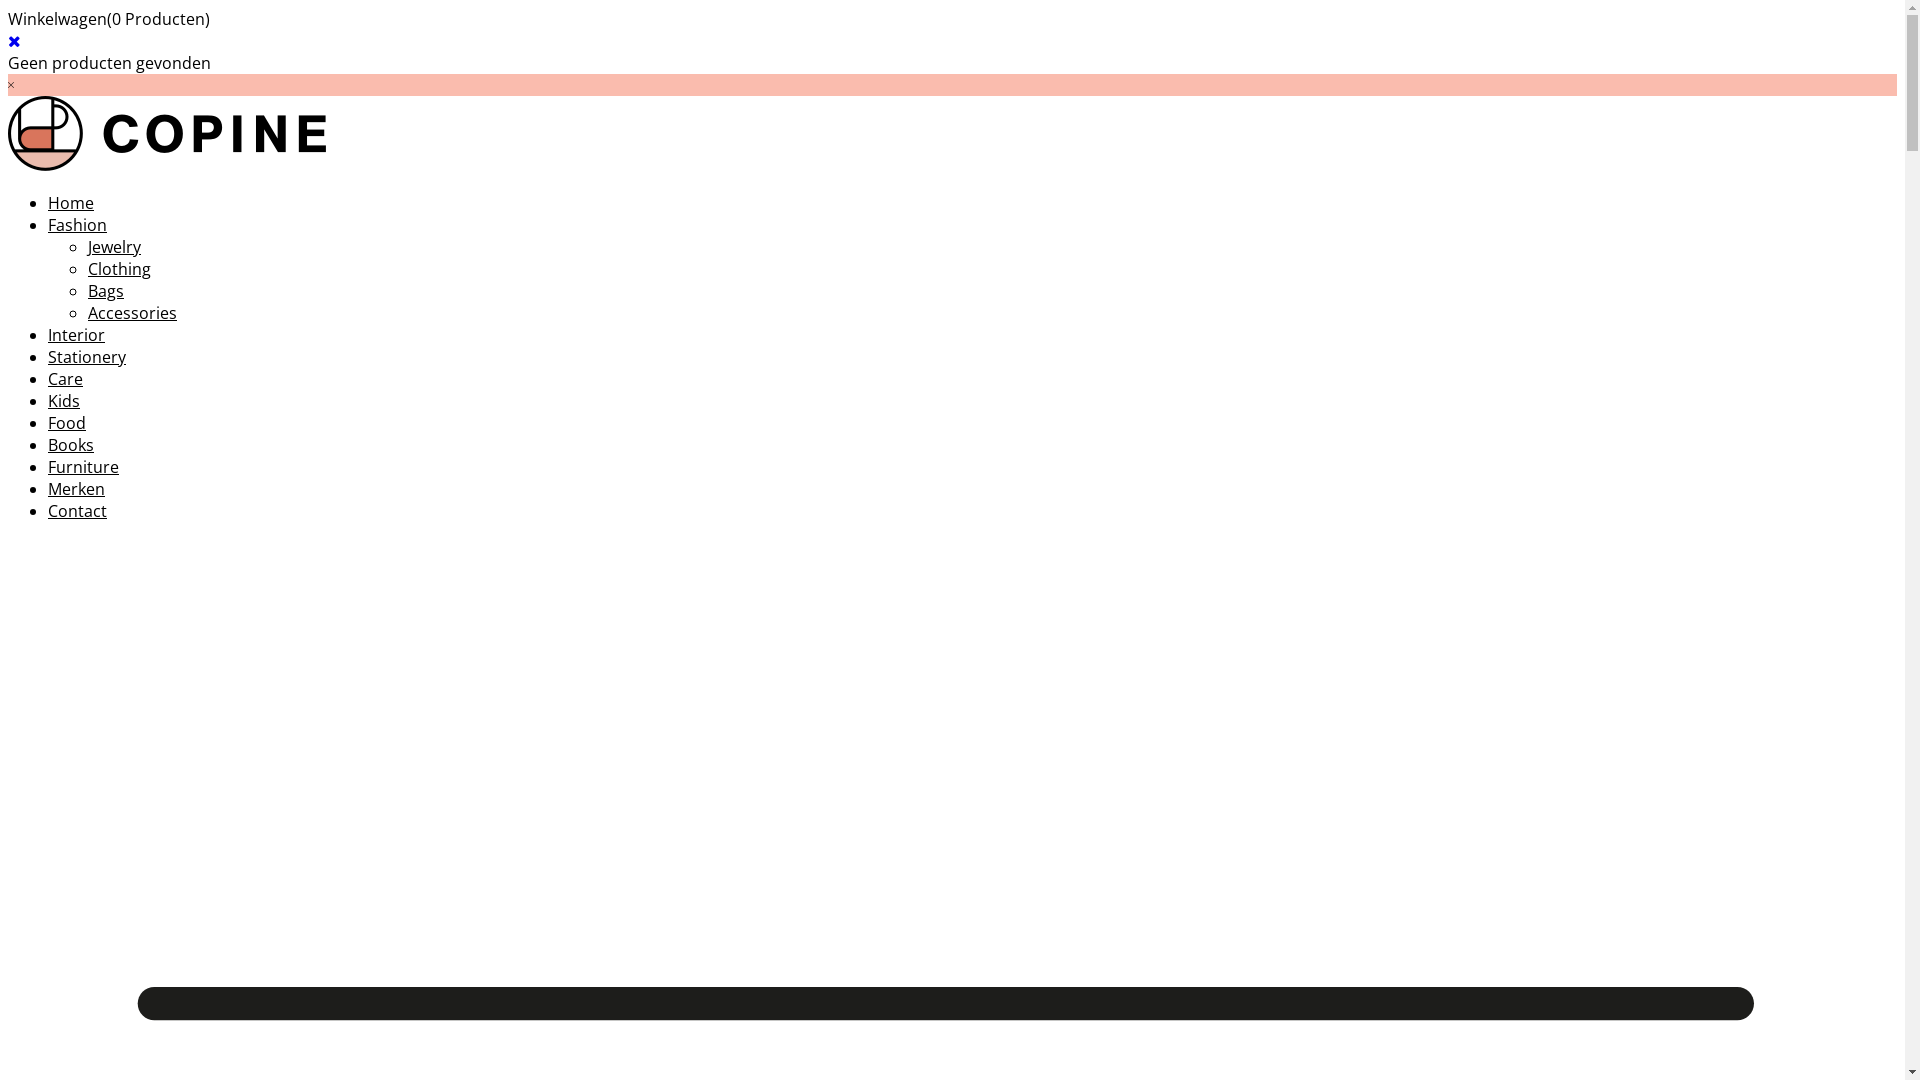 This screenshot has height=1080, width=1920. I want to click on 'Interior', so click(76, 334).